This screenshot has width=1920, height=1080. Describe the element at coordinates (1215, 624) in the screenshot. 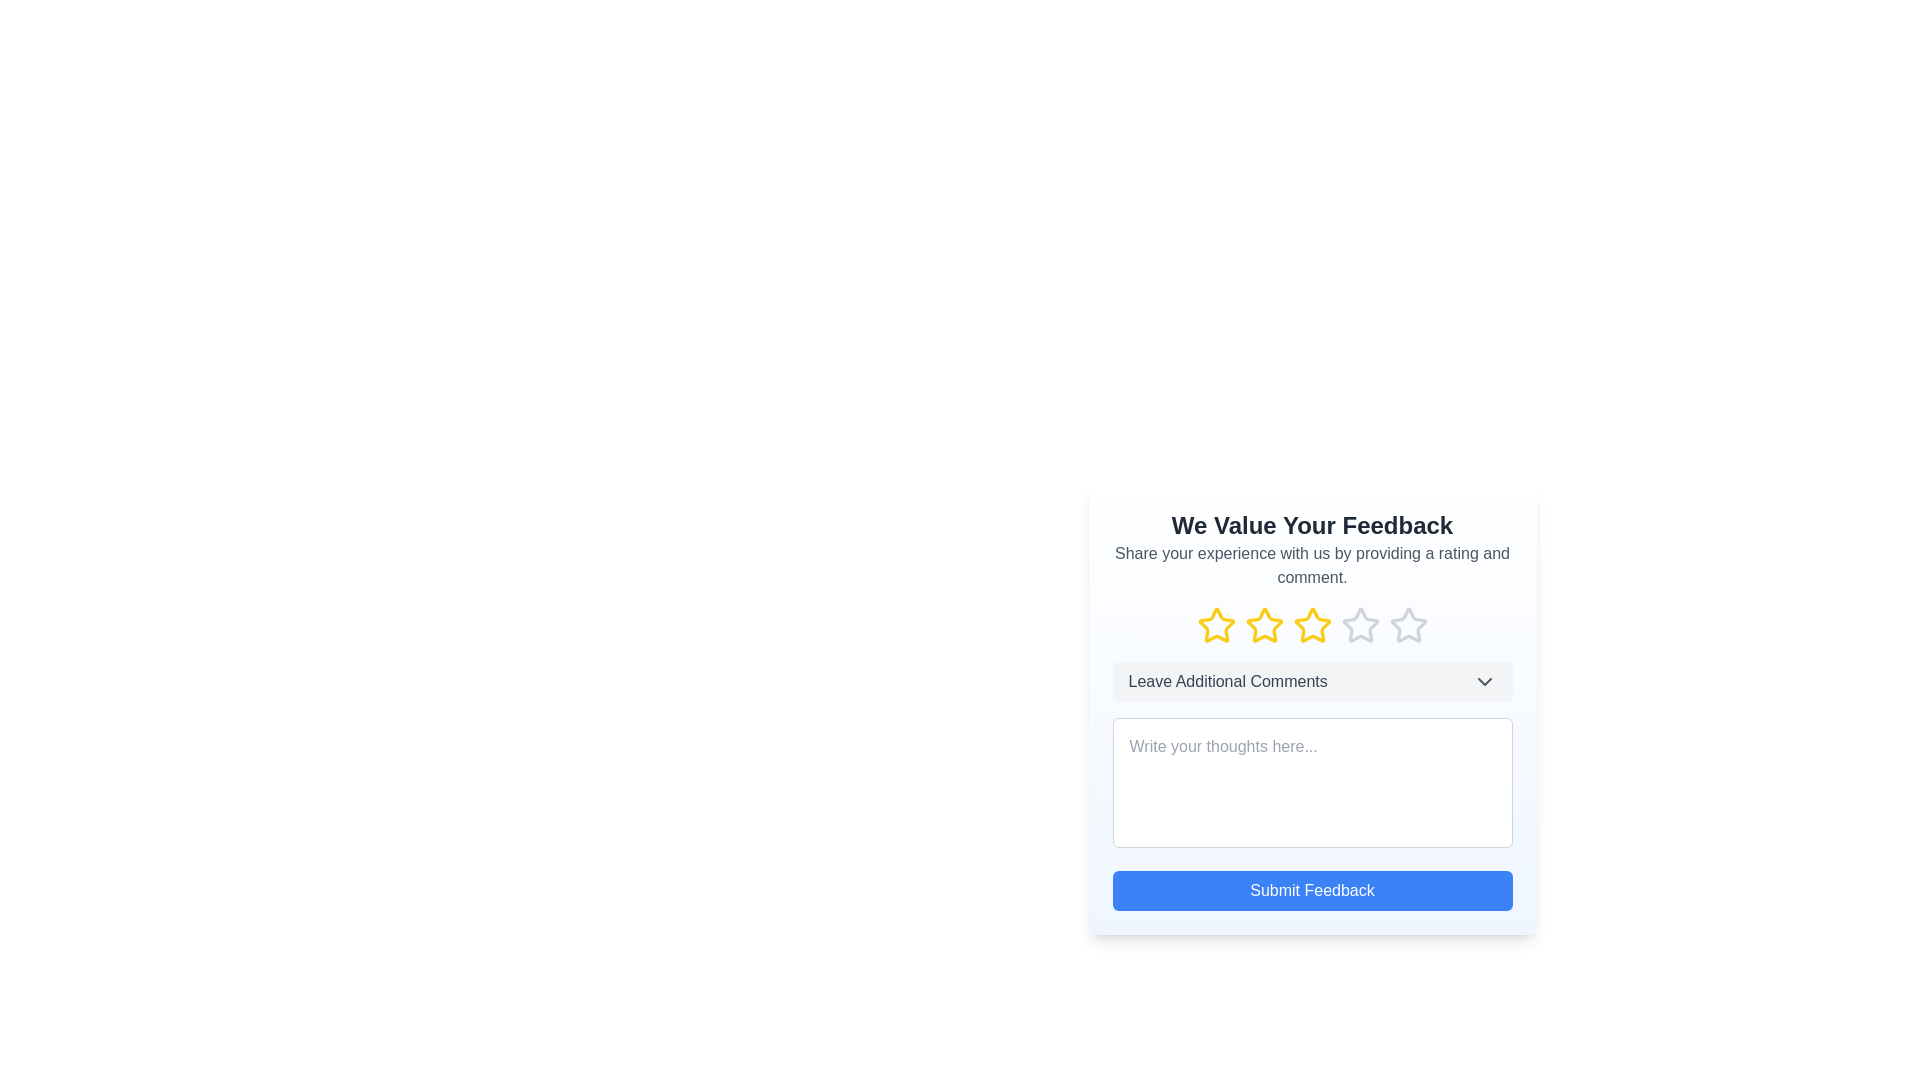

I see `keyboard navigation` at that location.